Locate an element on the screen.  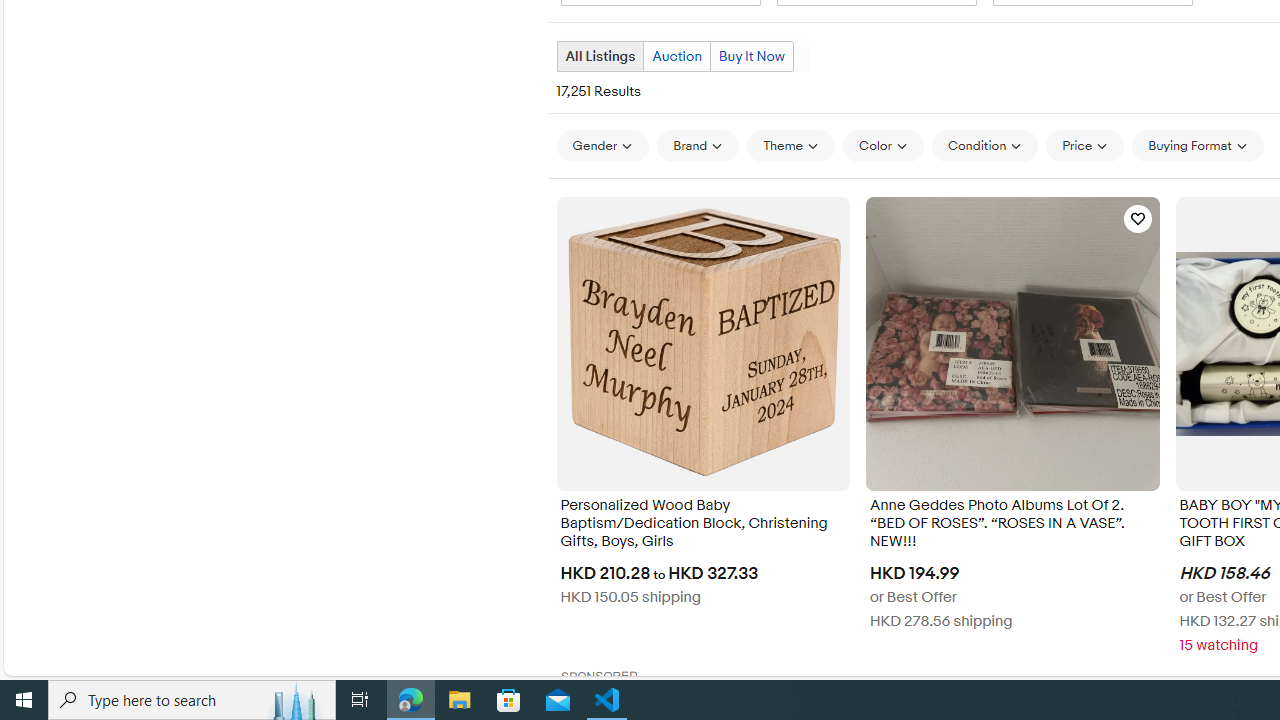
'Color' is located at coordinates (882, 144).